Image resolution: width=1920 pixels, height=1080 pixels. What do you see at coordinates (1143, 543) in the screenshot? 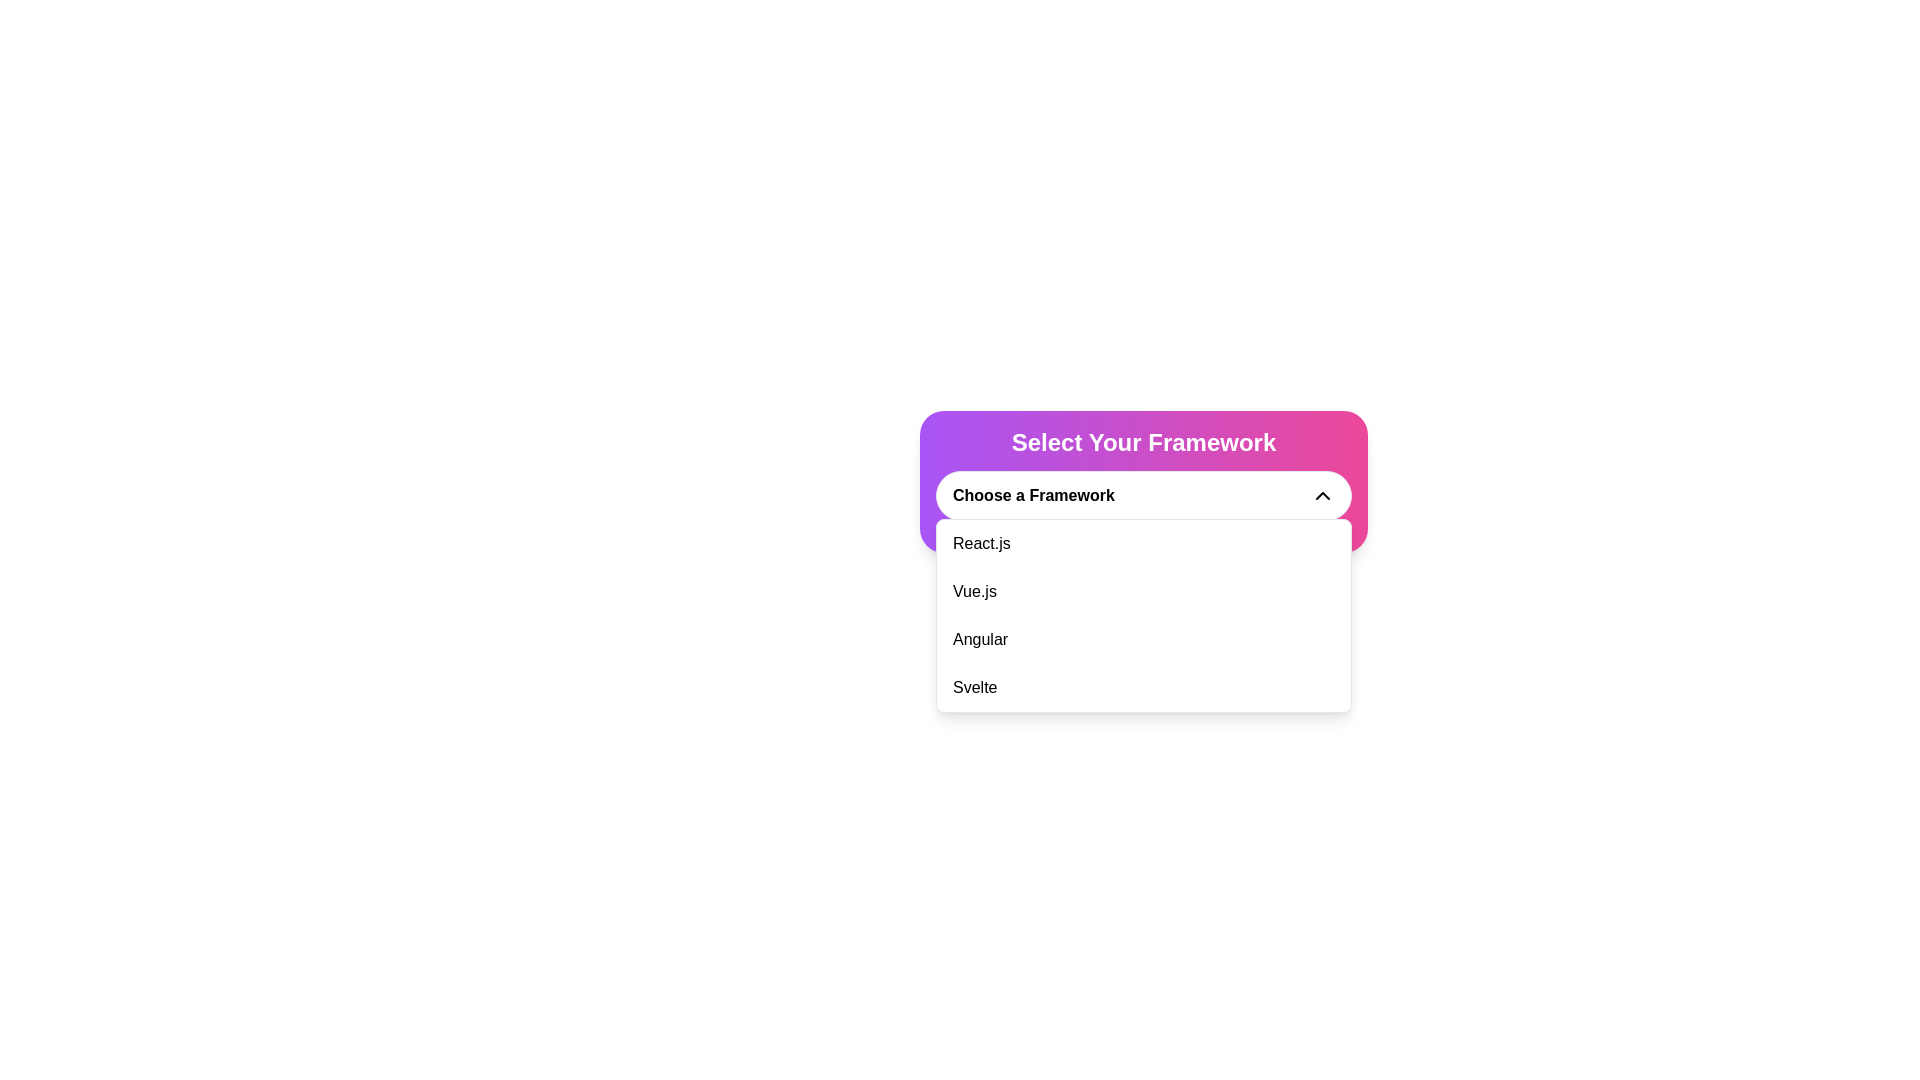
I see `the menu item displaying 'React.js' to activate its hover state, which is the first item in a vertical list of options` at bounding box center [1143, 543].